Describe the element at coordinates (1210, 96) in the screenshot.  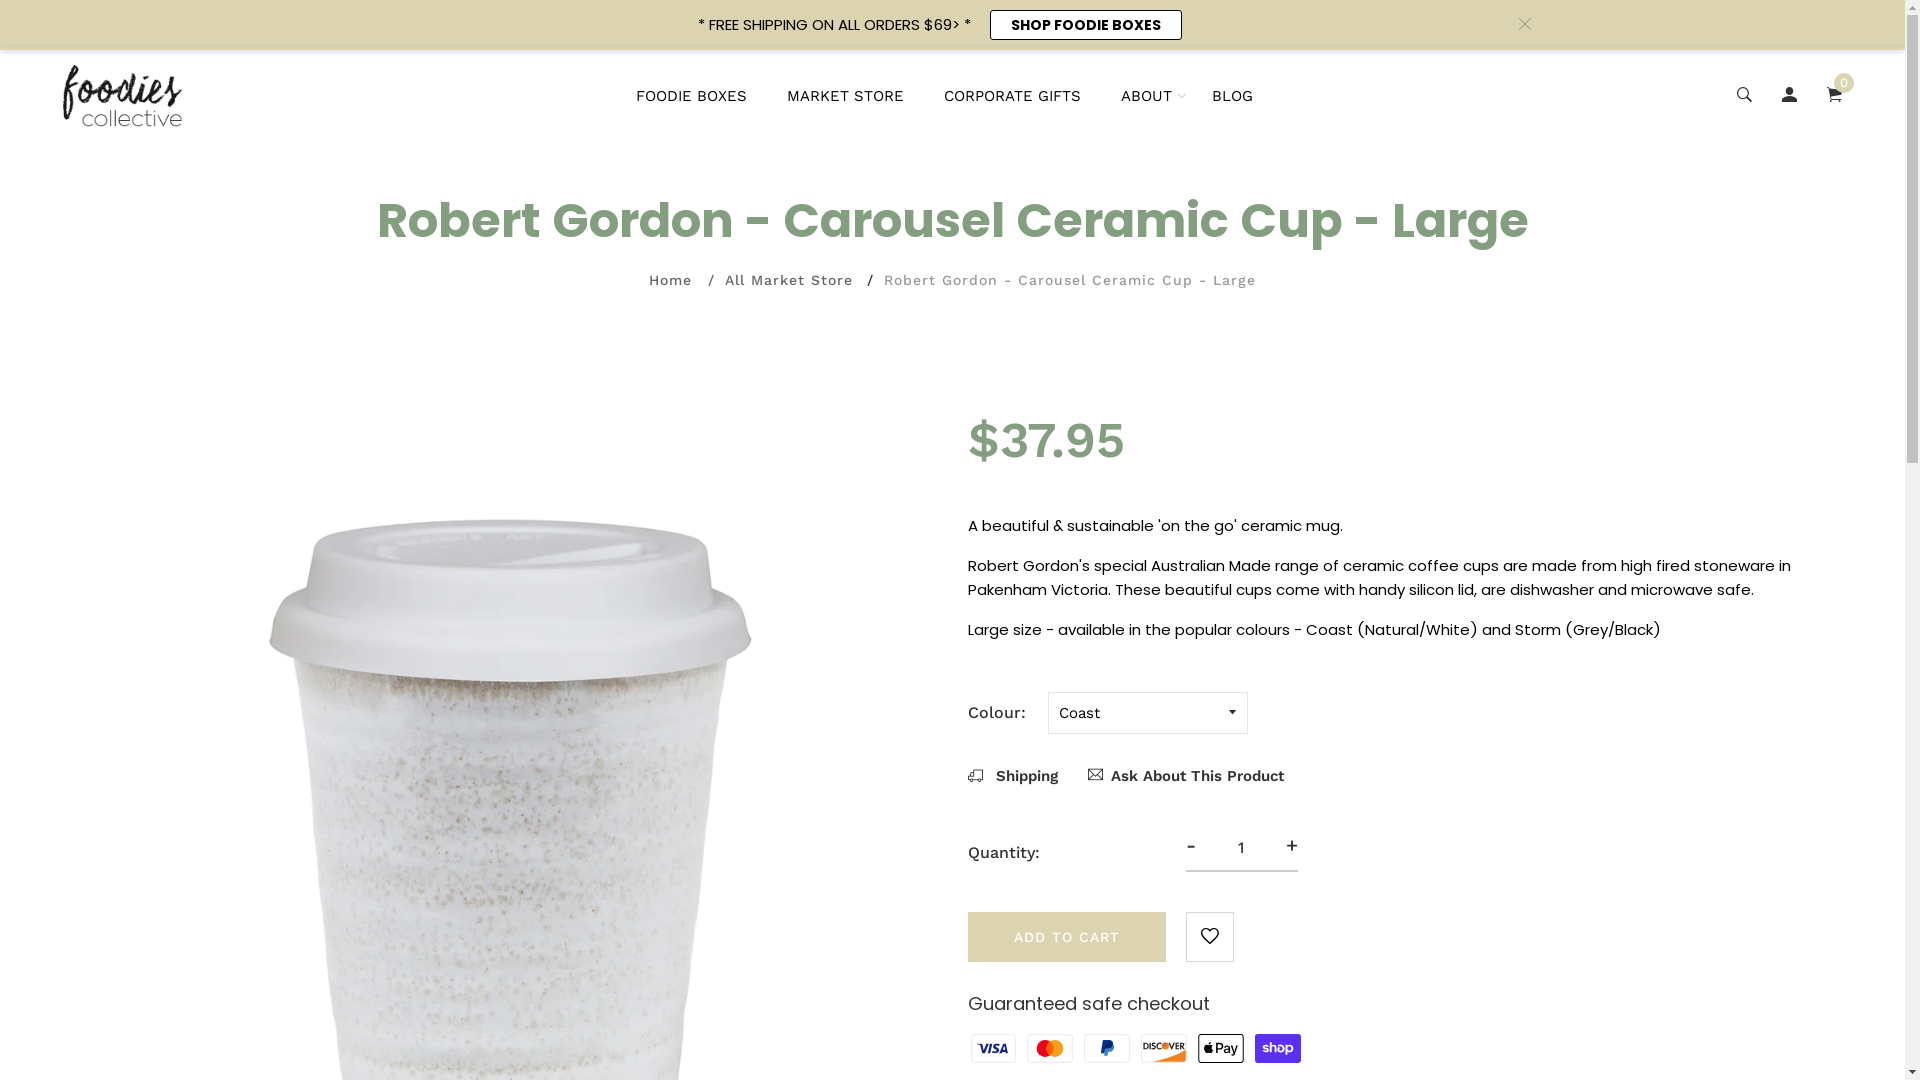
I see `'BLOG'` at that location.